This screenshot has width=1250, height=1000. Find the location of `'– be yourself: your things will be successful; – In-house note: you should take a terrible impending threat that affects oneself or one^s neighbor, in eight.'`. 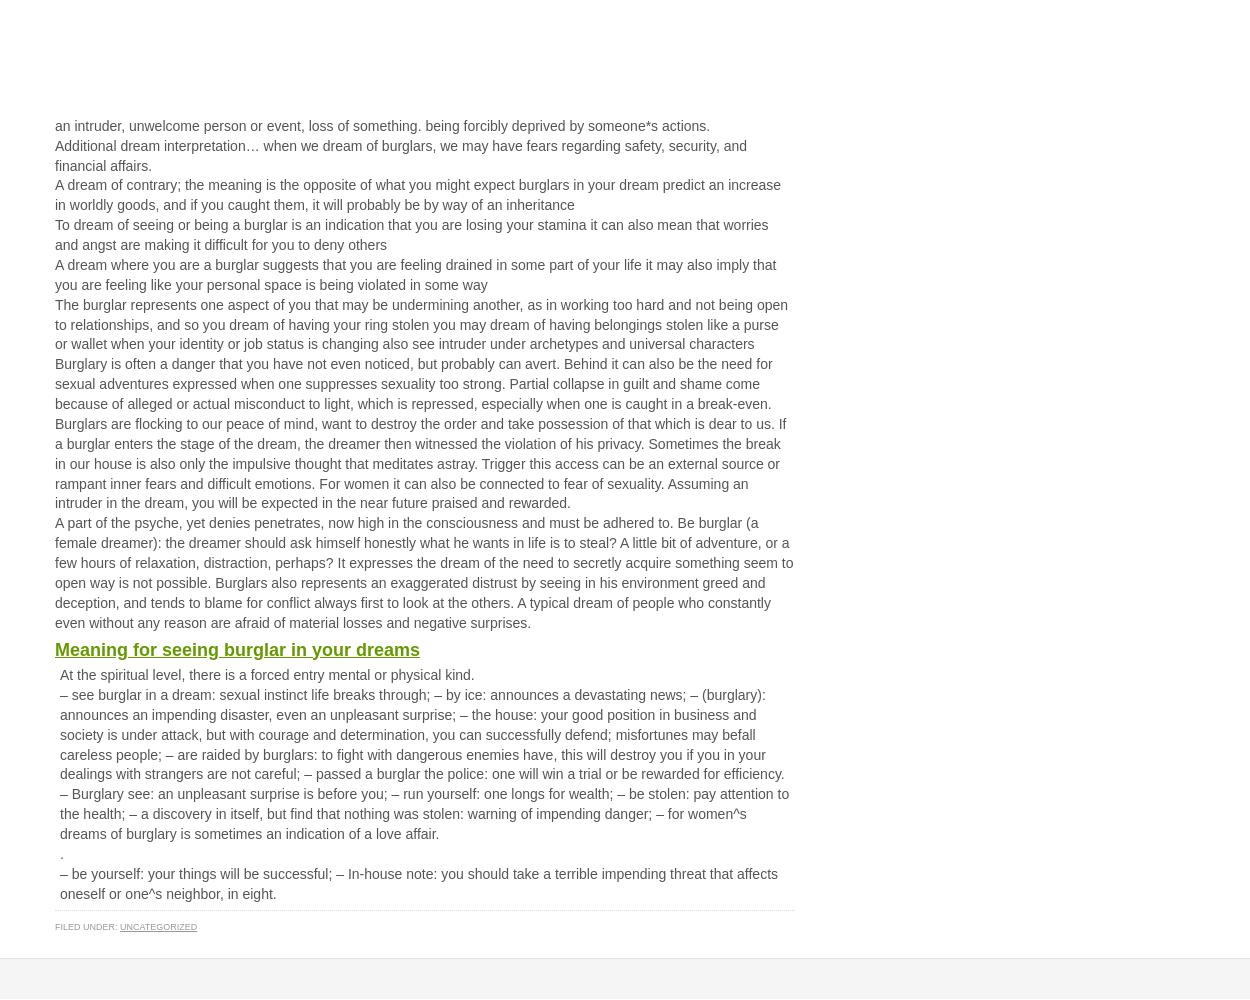

'– be yourself: your things will be successful; – In-house note: you should take a terrible impending threat that affects oneself or one^s neighbor, in eight.' is located at coordinates (419, 883).